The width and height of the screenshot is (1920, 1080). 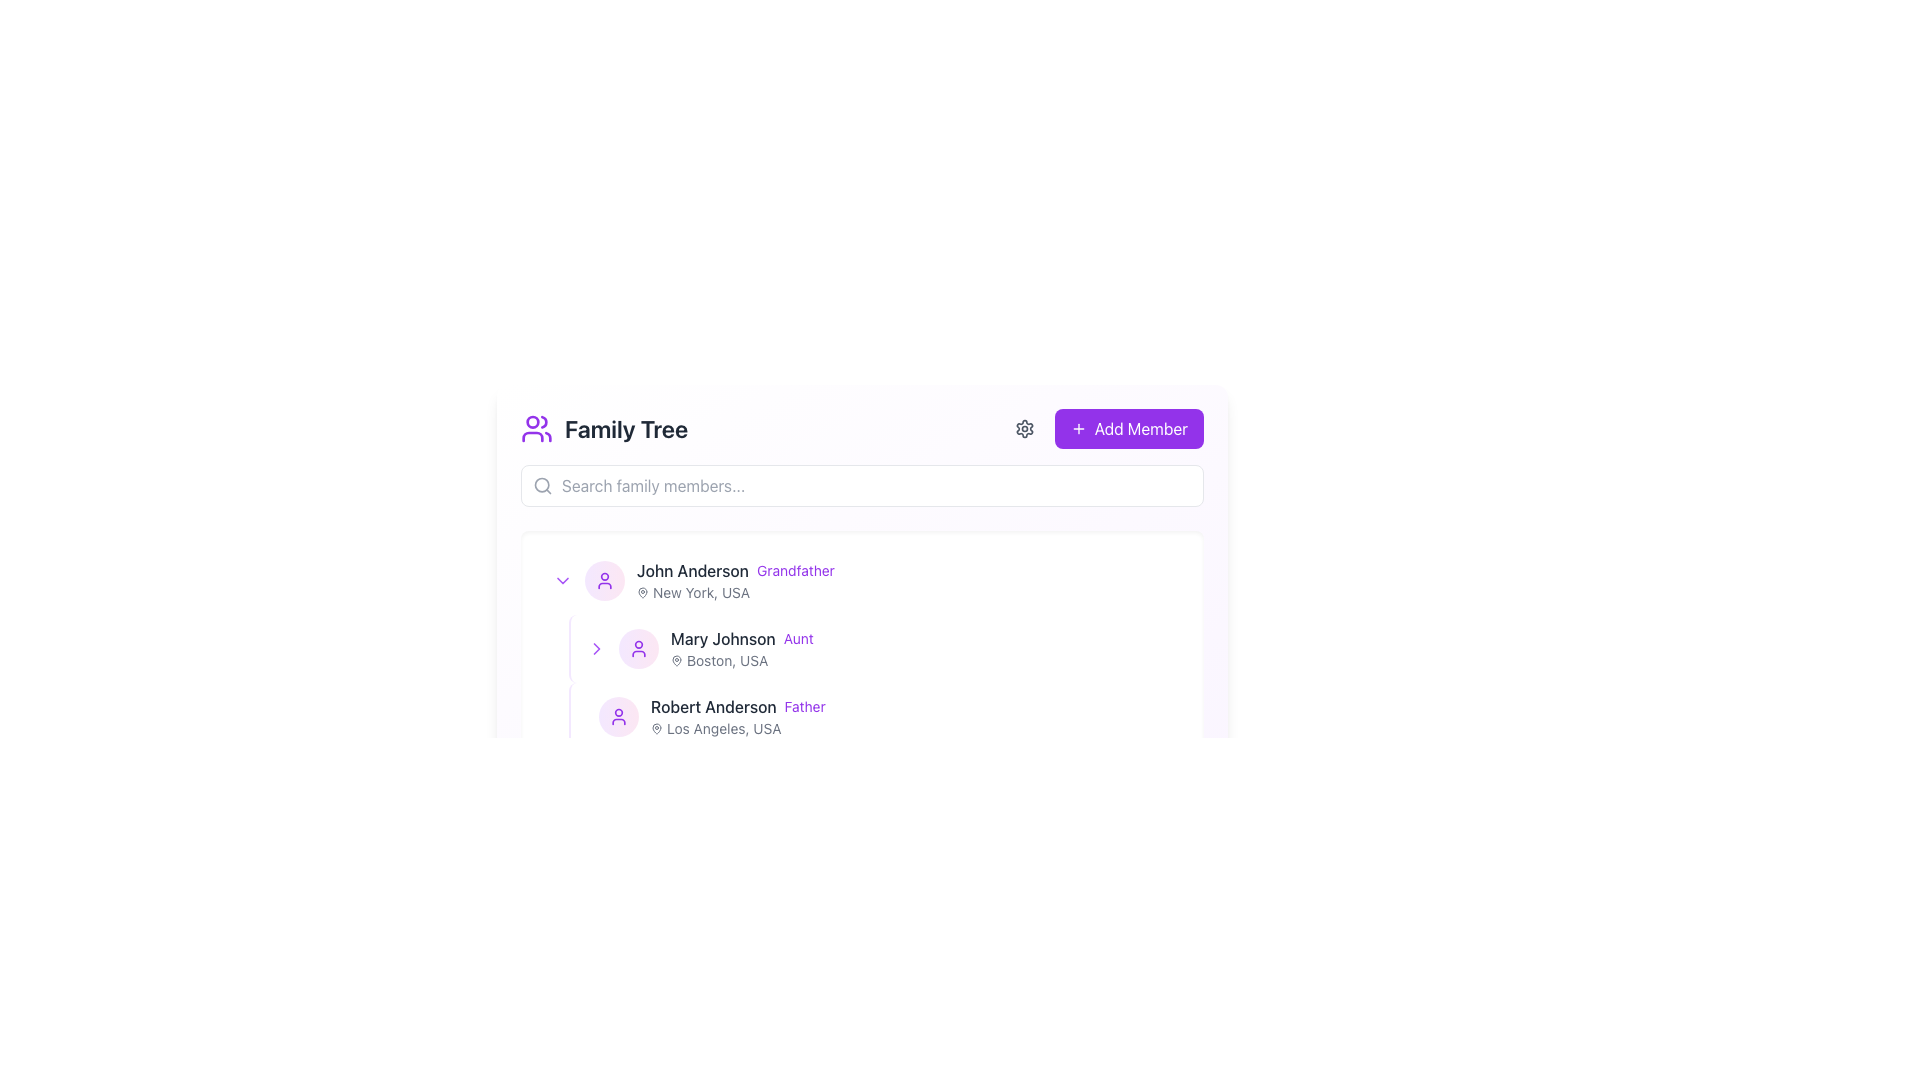 What do you see at coordinates (603, 581) in the screenshot?
I see `the circular icon with a gradient background and a user profile glyph located to the left of the 'John Anderson' text in the family tree entry` at bounding box center [603, 581].